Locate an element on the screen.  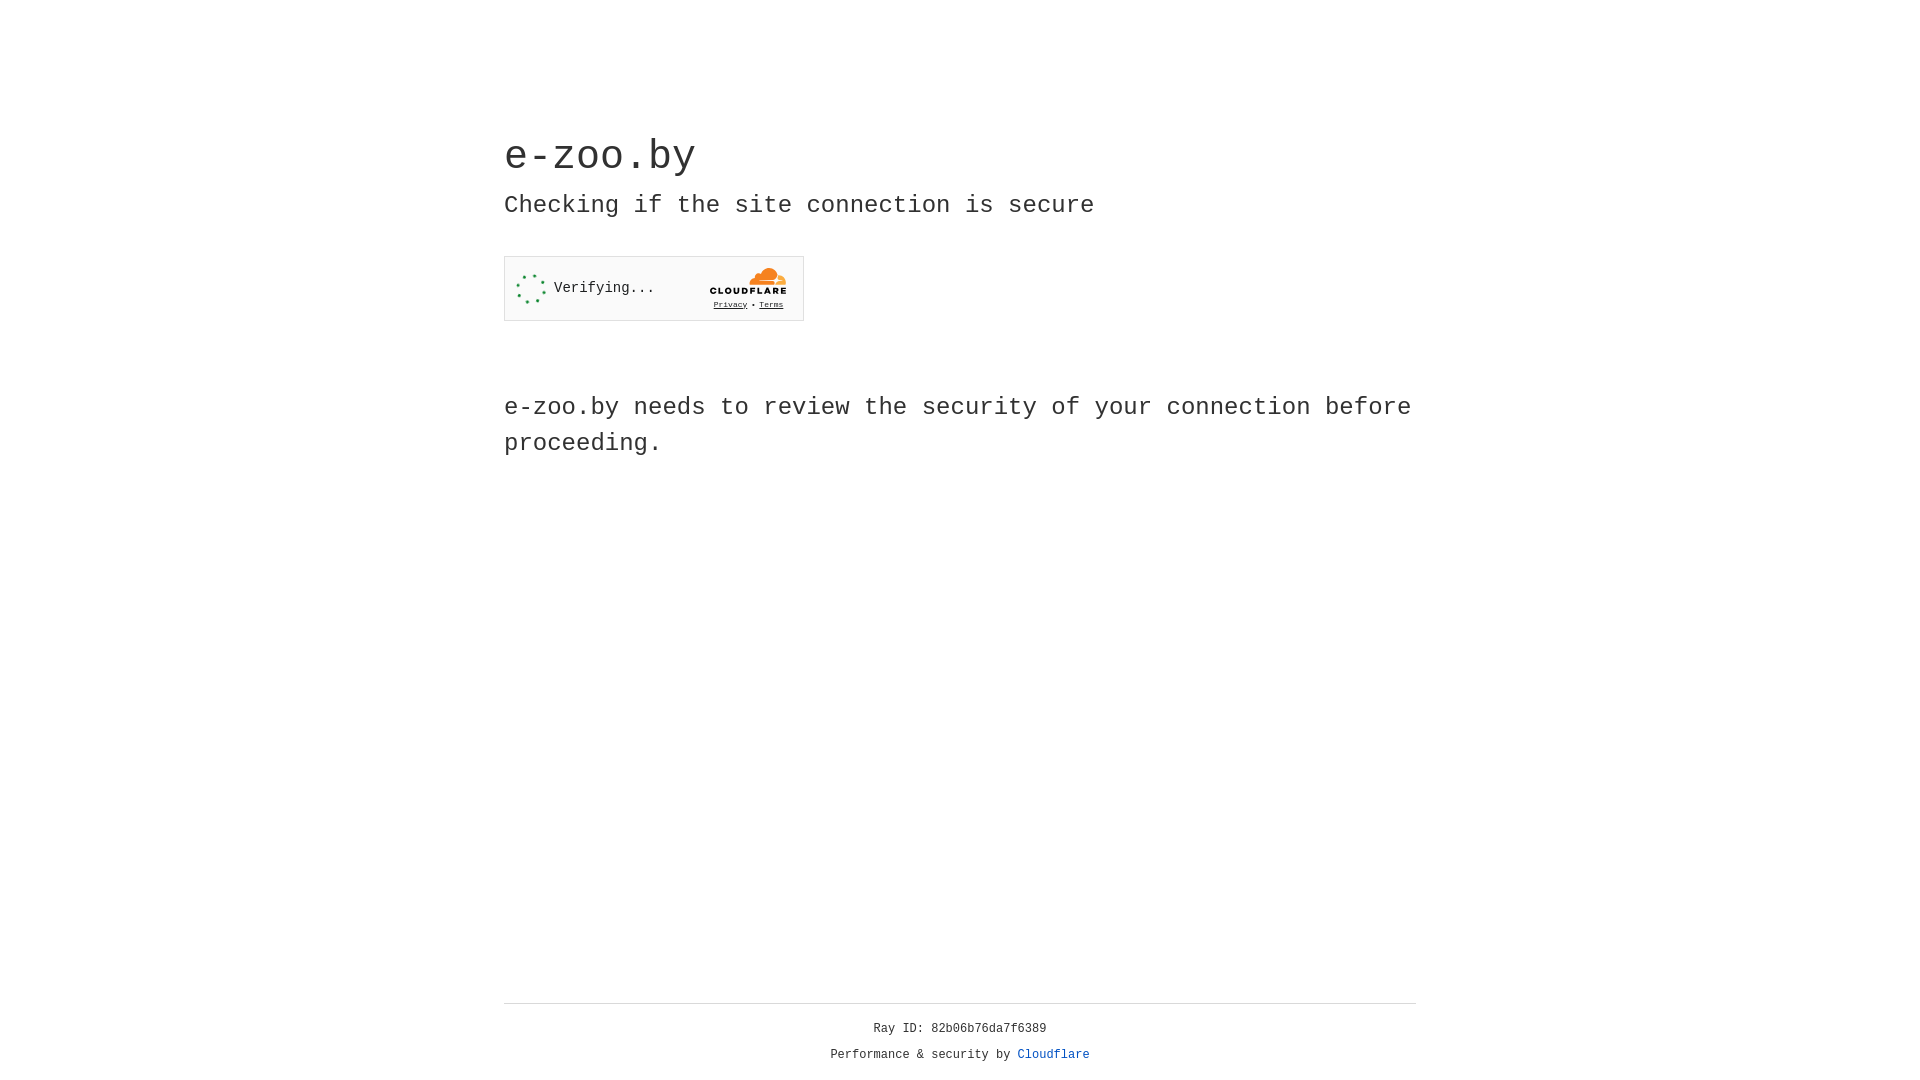
'Cloudflare' is located at coordinates (1053, 1054).